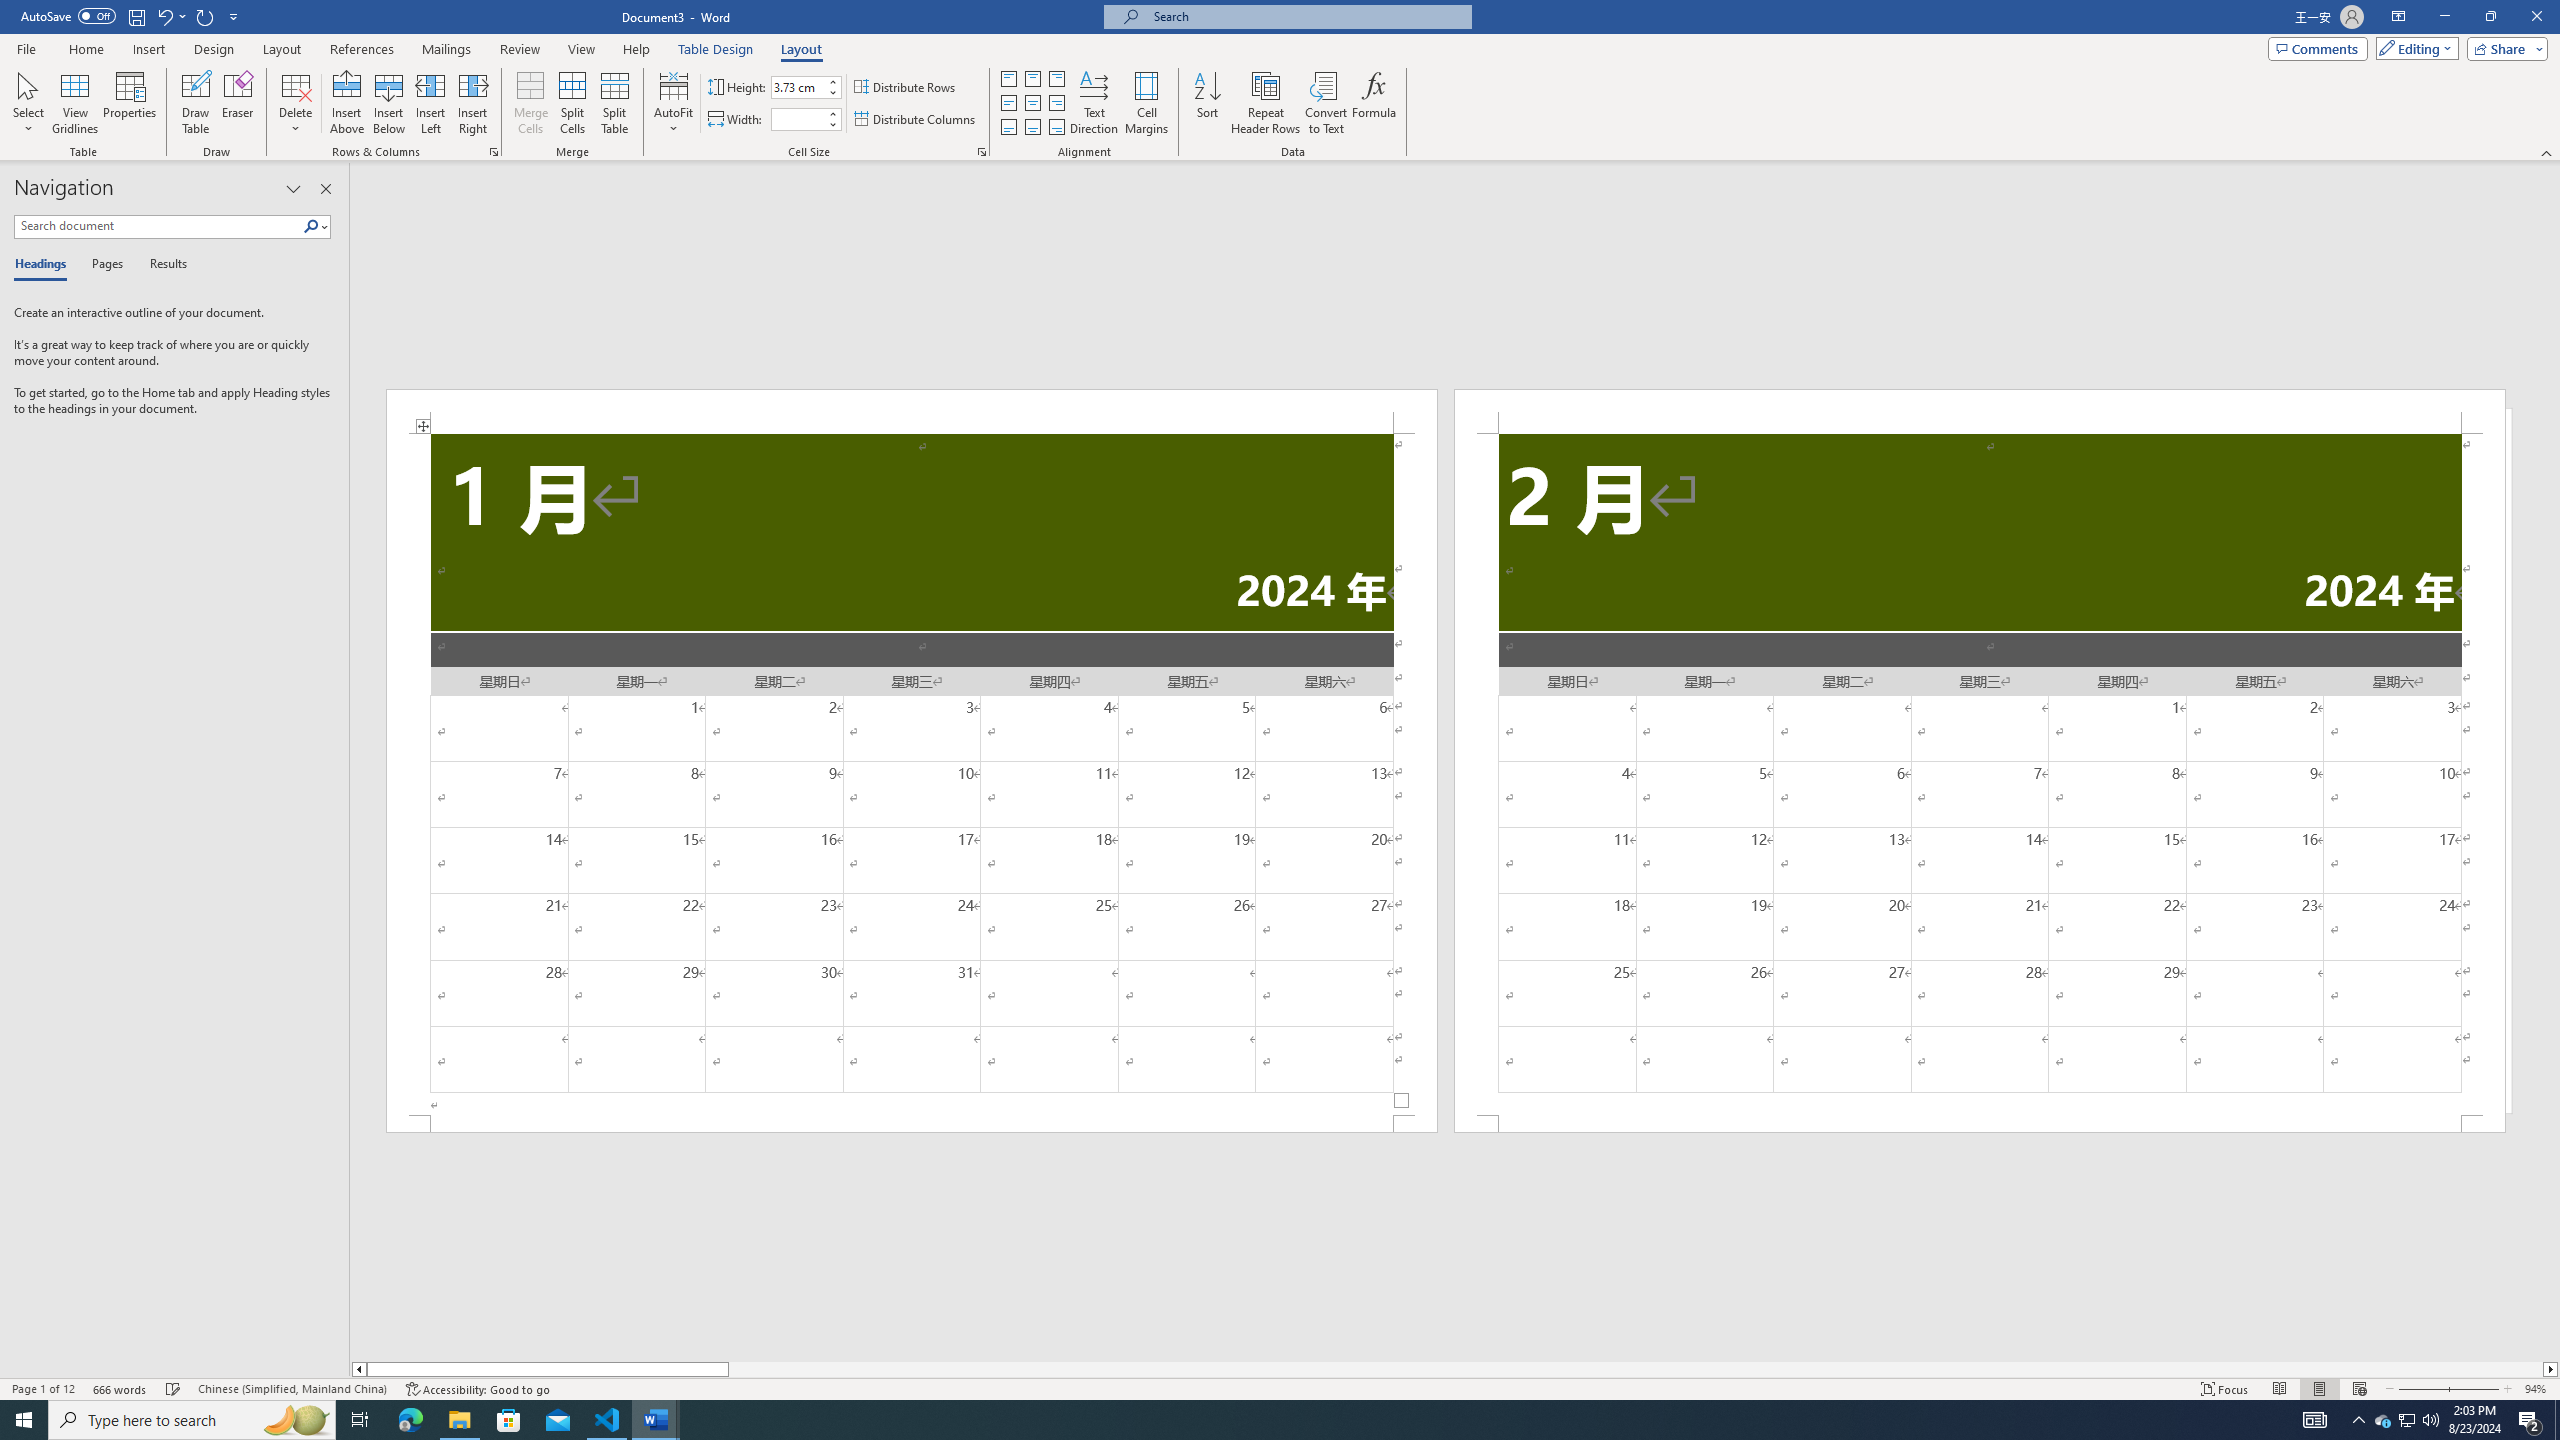  Describe the element at coordinates (237, 103) in the screenshot. I see `'Eraser'` at that location.